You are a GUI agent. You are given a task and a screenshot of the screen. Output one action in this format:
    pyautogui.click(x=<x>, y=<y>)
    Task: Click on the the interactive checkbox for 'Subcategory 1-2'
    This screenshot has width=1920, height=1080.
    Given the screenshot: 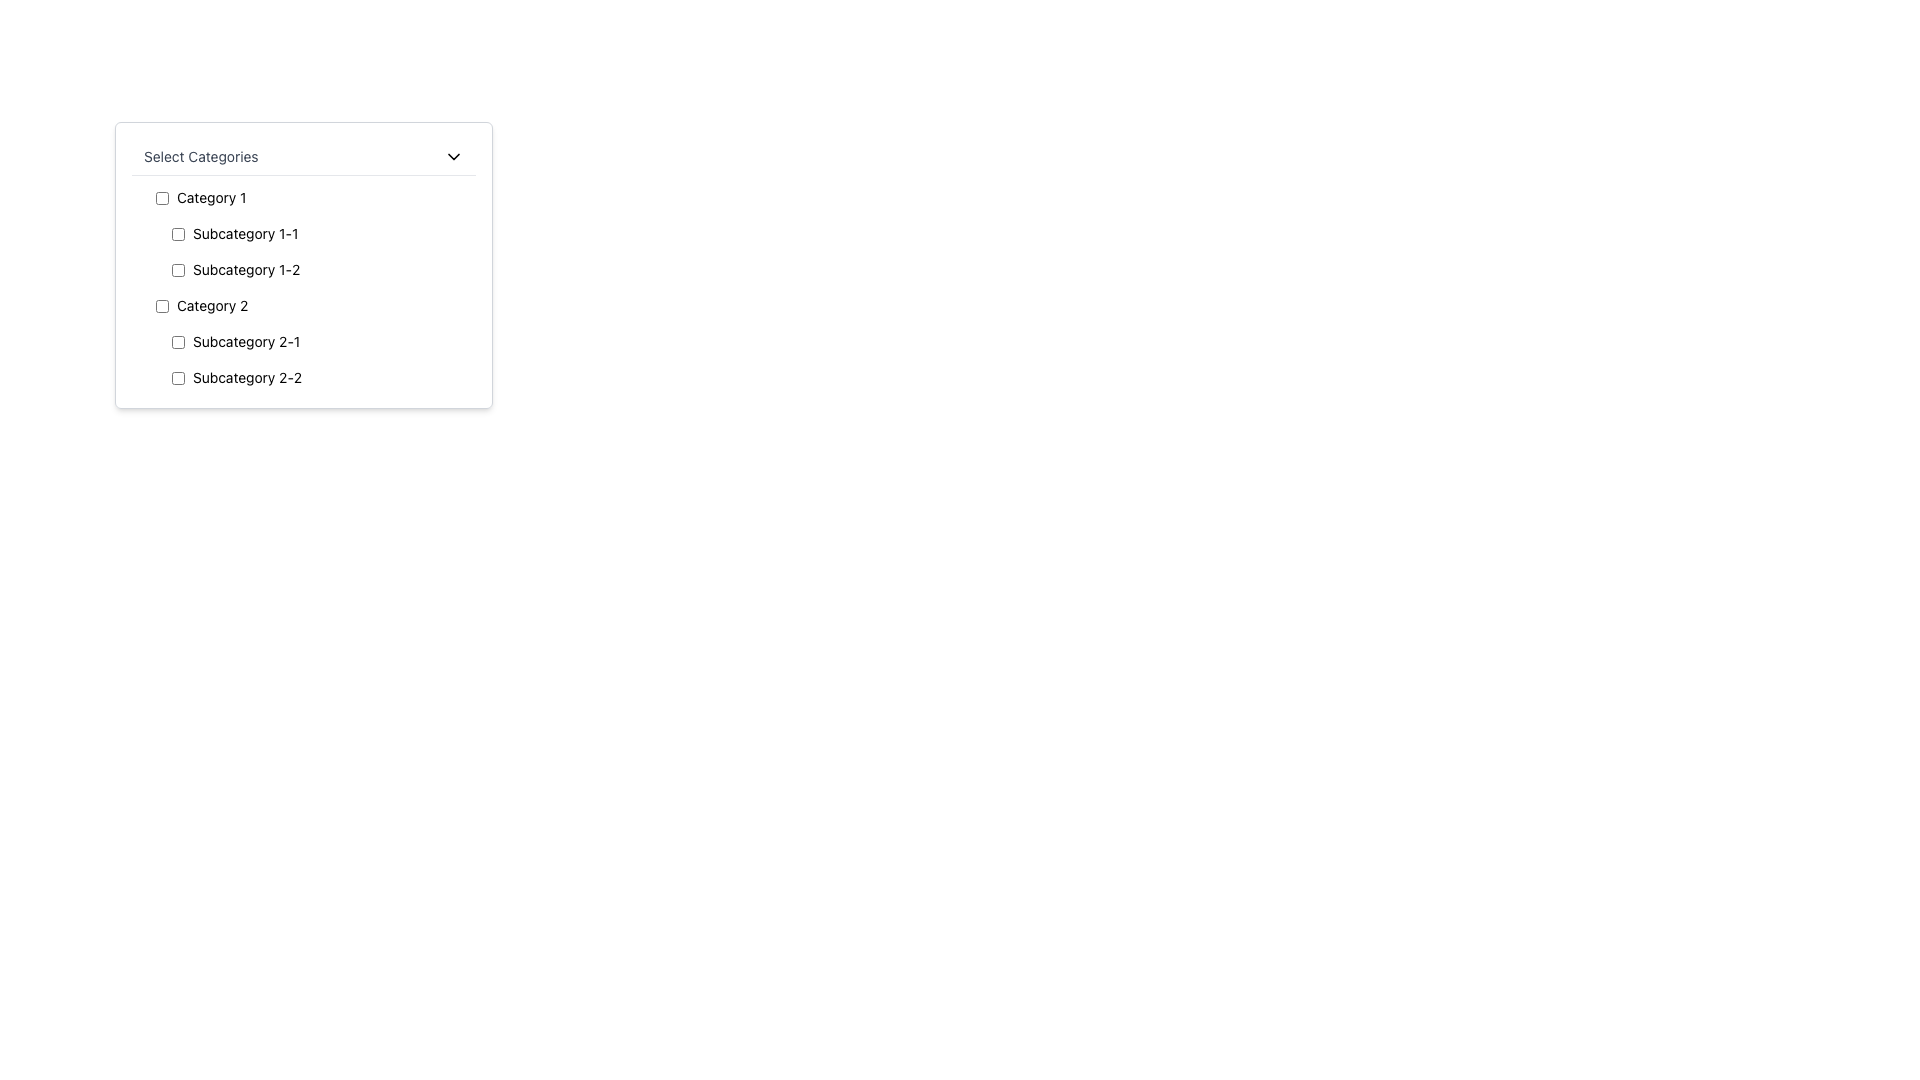 What is the action you would take?
    pyautogui.click(x=178, y=270)
    